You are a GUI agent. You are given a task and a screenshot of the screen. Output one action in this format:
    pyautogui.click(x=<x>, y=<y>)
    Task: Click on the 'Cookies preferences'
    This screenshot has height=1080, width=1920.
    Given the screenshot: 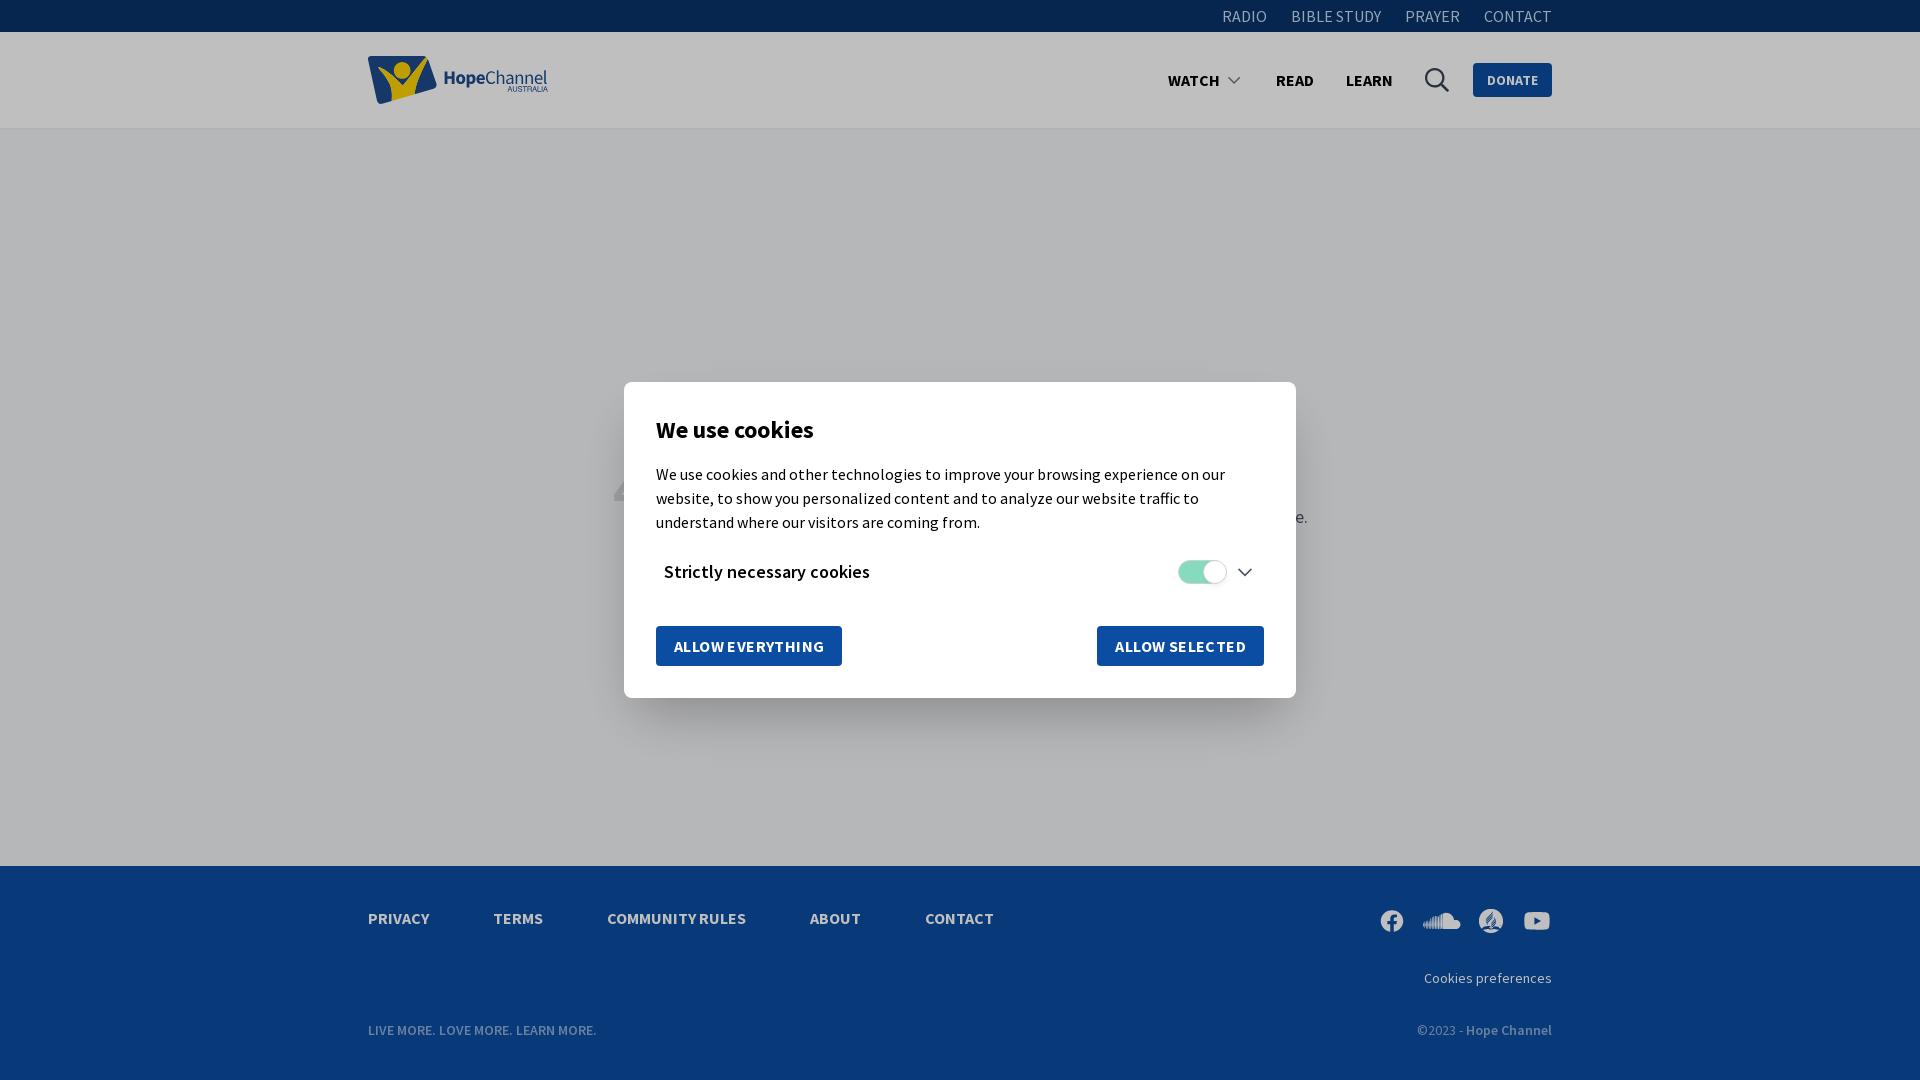 What is the action you would take?
    pyautogui.click(x=1488, y=977)
    